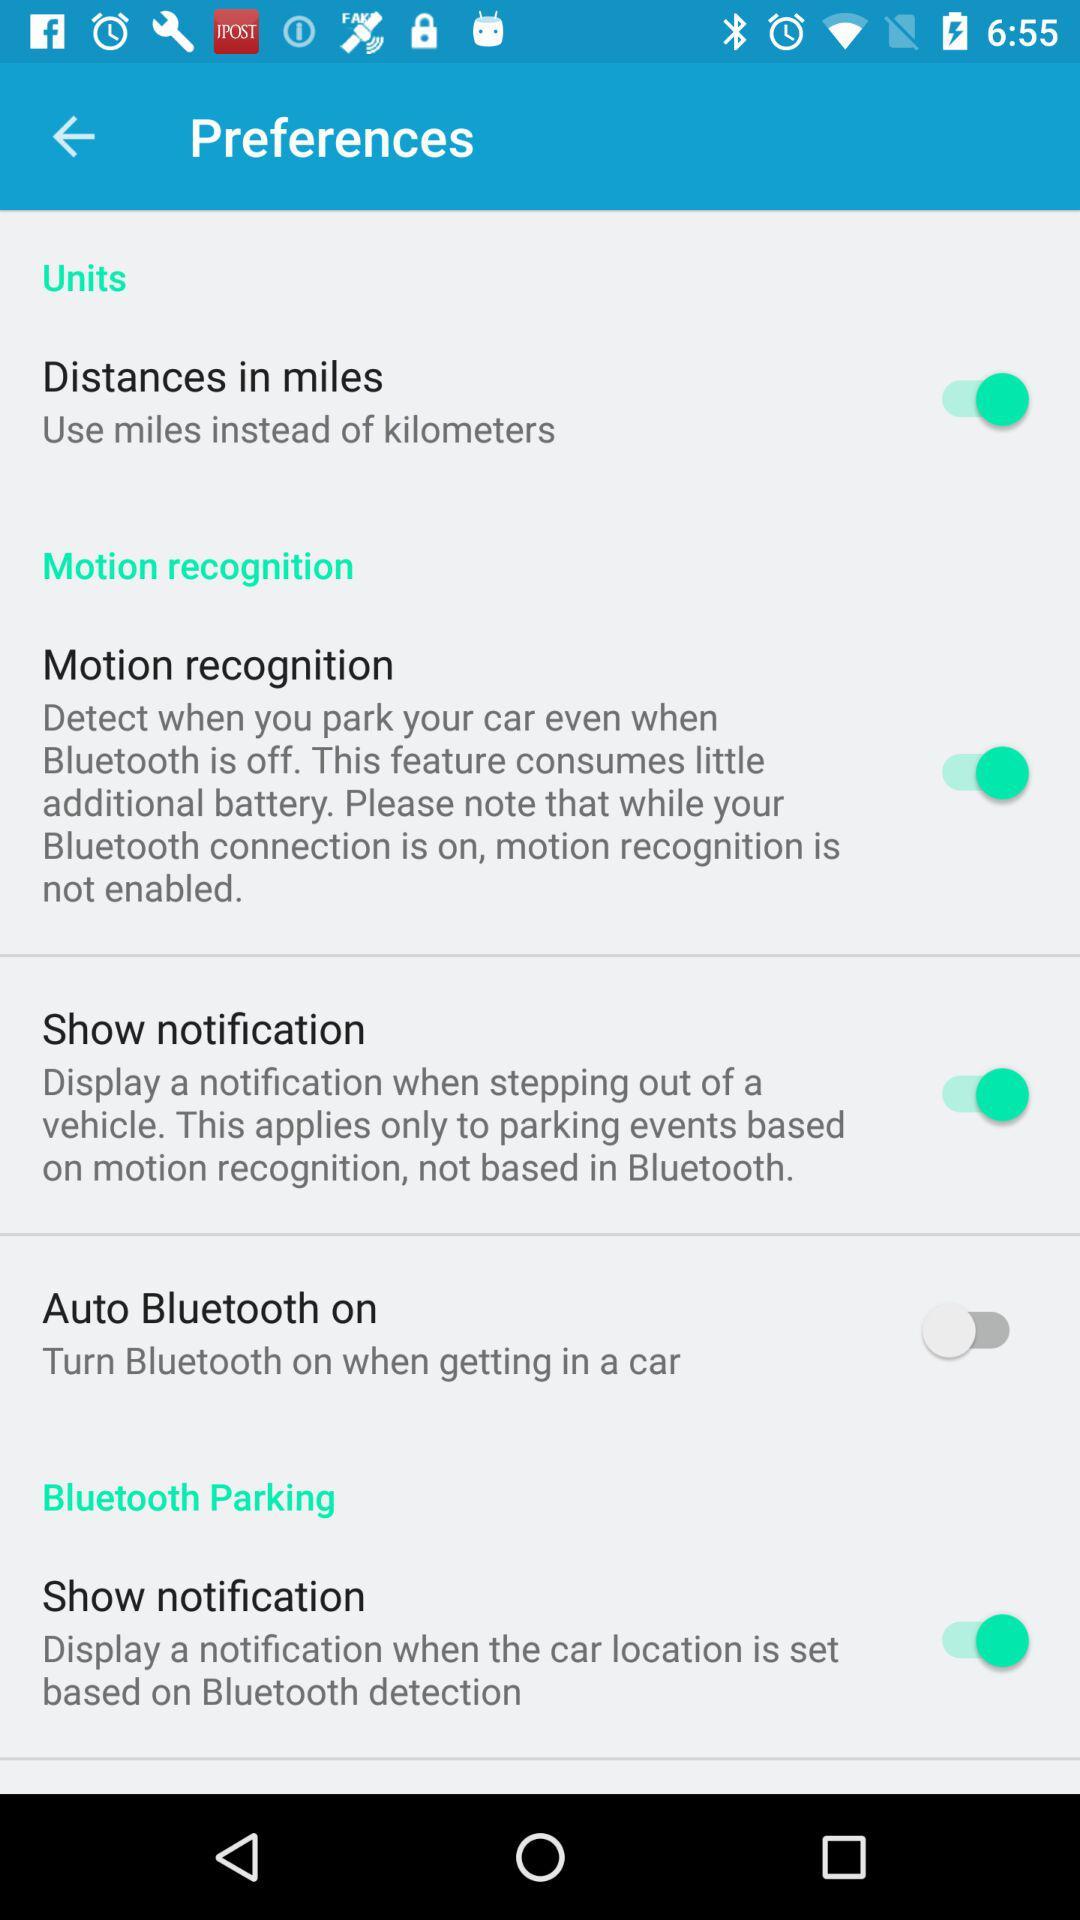 The width and height of the screenshot is (1080, 1920). What do you see at coordinates (72, 135) in the screenshot?
I see `app above the units app` at bounding box center [72, 135].